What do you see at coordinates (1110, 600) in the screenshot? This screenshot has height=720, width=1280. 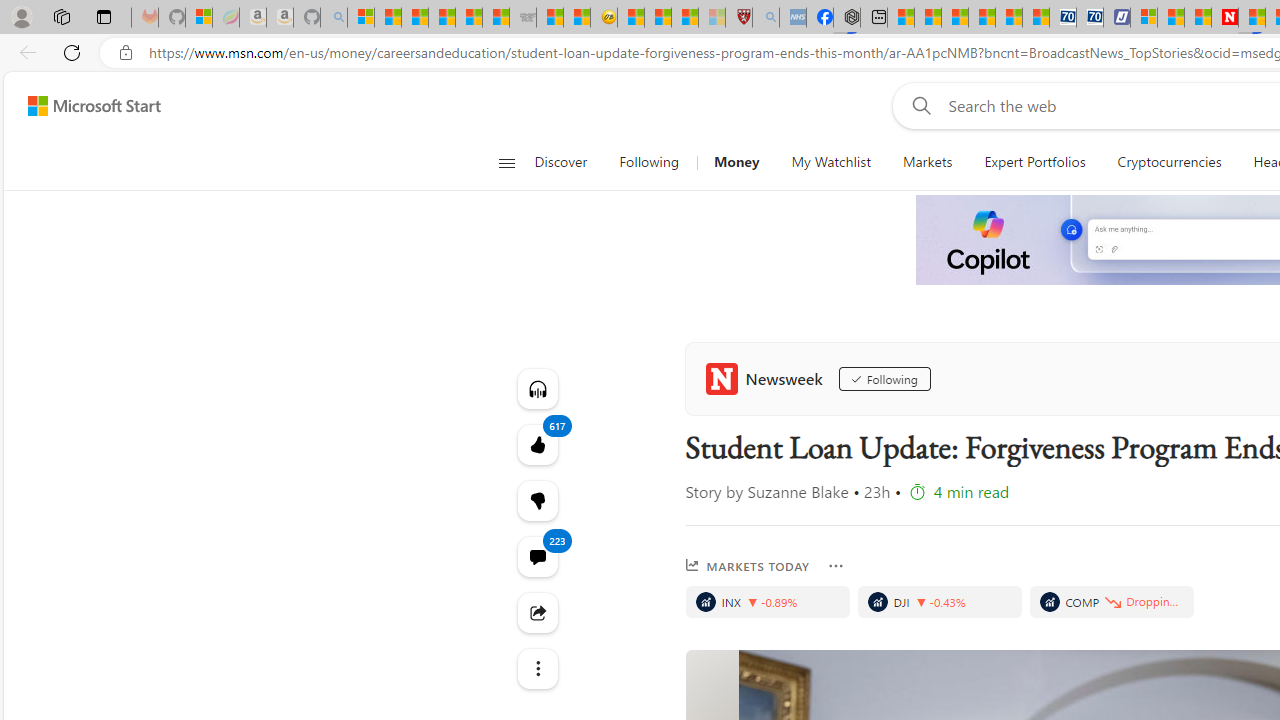 I see `'Price decrease'` at bounding box center [1110, 600].